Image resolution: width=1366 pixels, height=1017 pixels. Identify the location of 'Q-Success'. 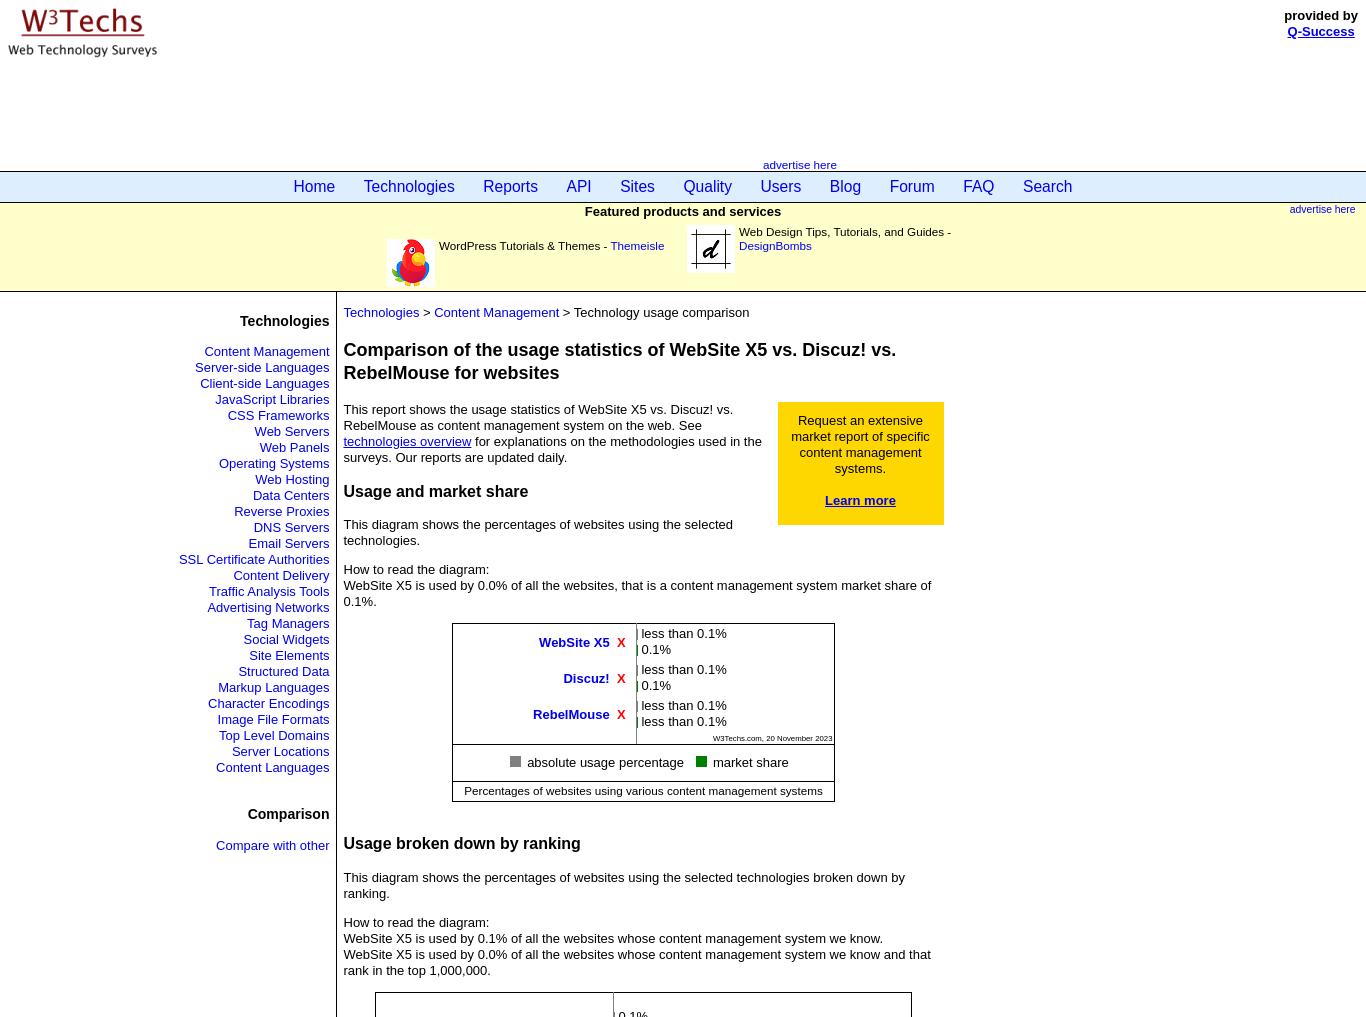
(1319, 30).